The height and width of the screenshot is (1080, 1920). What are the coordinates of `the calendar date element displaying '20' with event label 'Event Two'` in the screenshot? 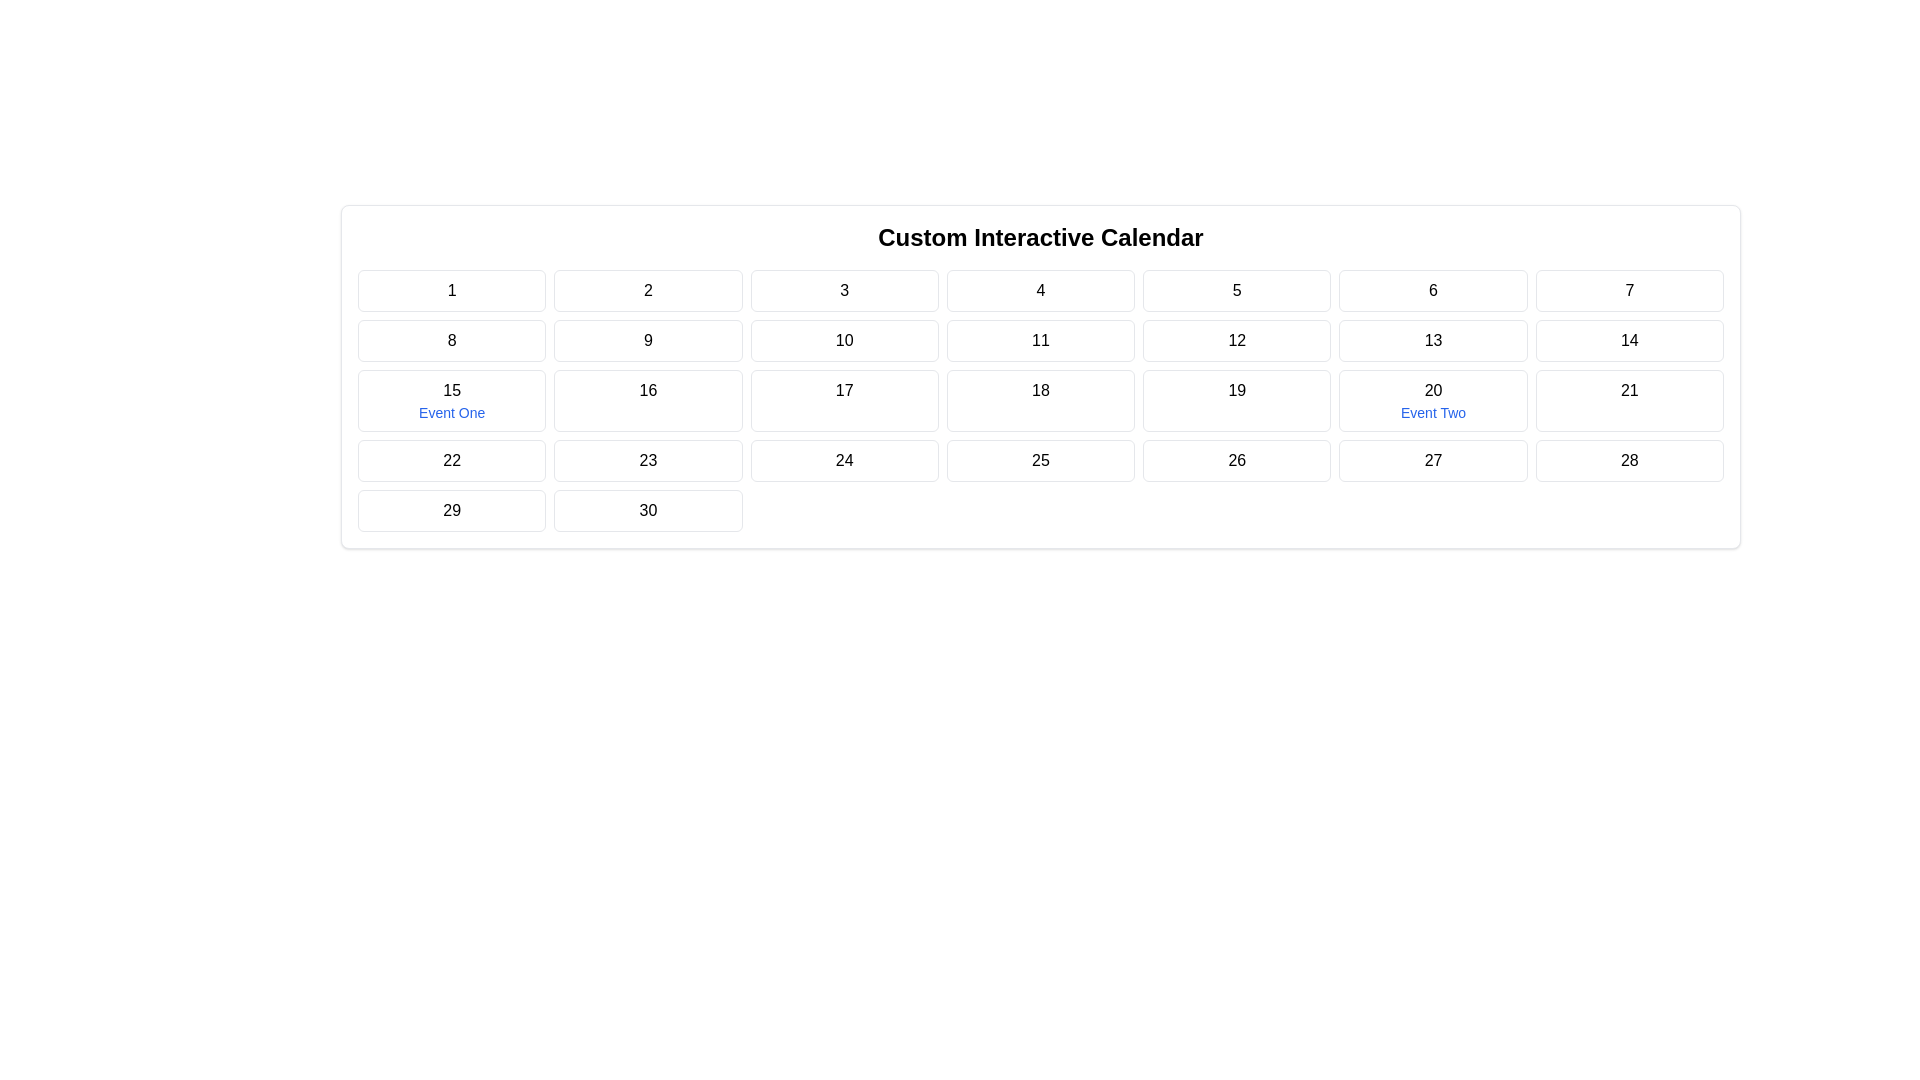 It's located at (1432, 401).